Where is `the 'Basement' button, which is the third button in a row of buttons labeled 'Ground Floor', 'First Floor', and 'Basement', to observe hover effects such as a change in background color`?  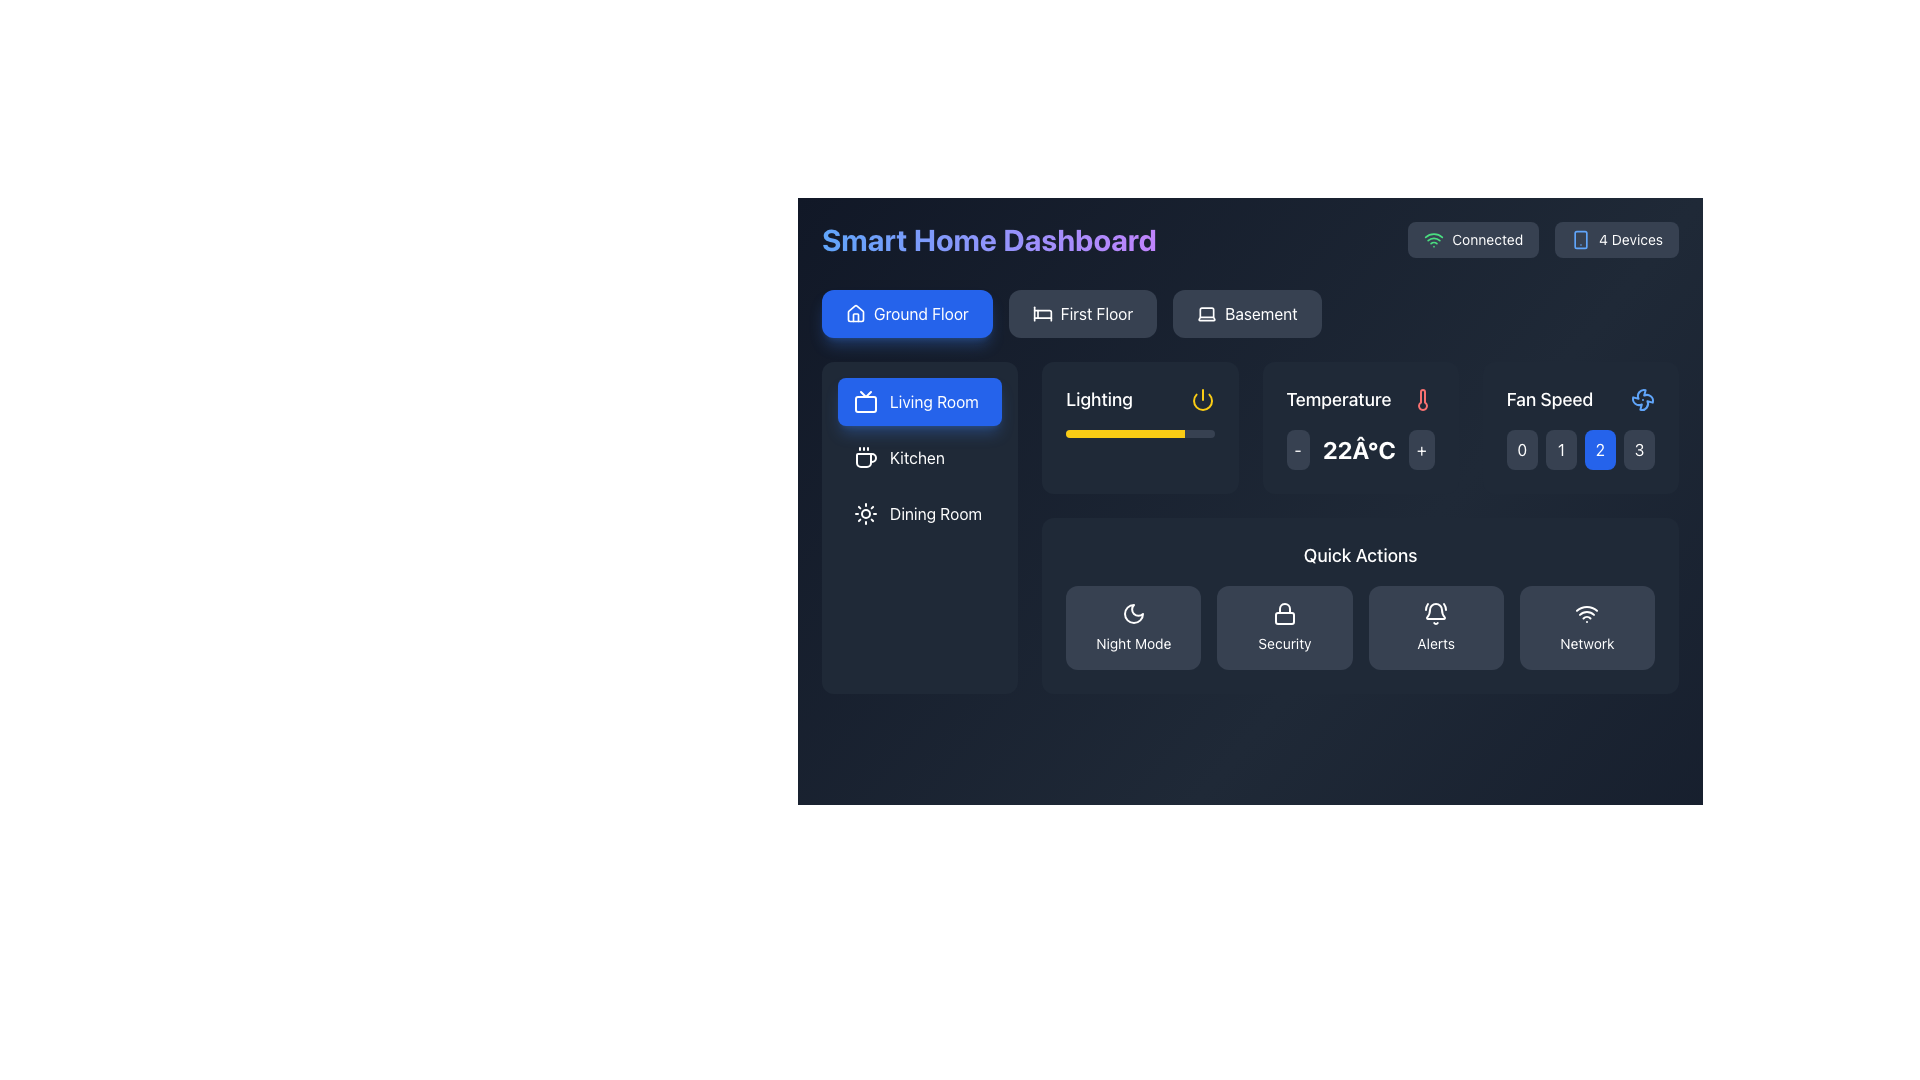 the 'Basement' button, which is the third button in a row of buttons labeled 'Ground Floor', 'First Floor', and 'Basement', to observe hover effects such as a change in background color is located at coordinates (1246, 313).